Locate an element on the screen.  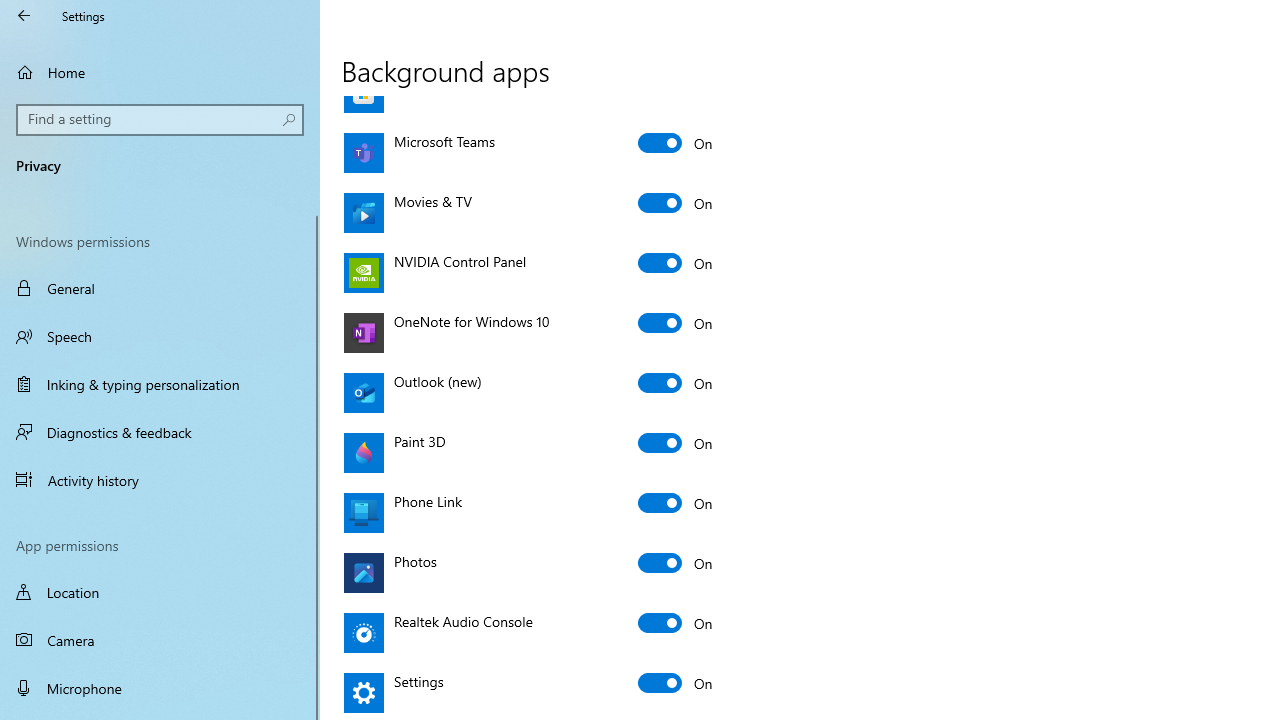
'Microsoft Teams' is located at coordinates (675, 141).